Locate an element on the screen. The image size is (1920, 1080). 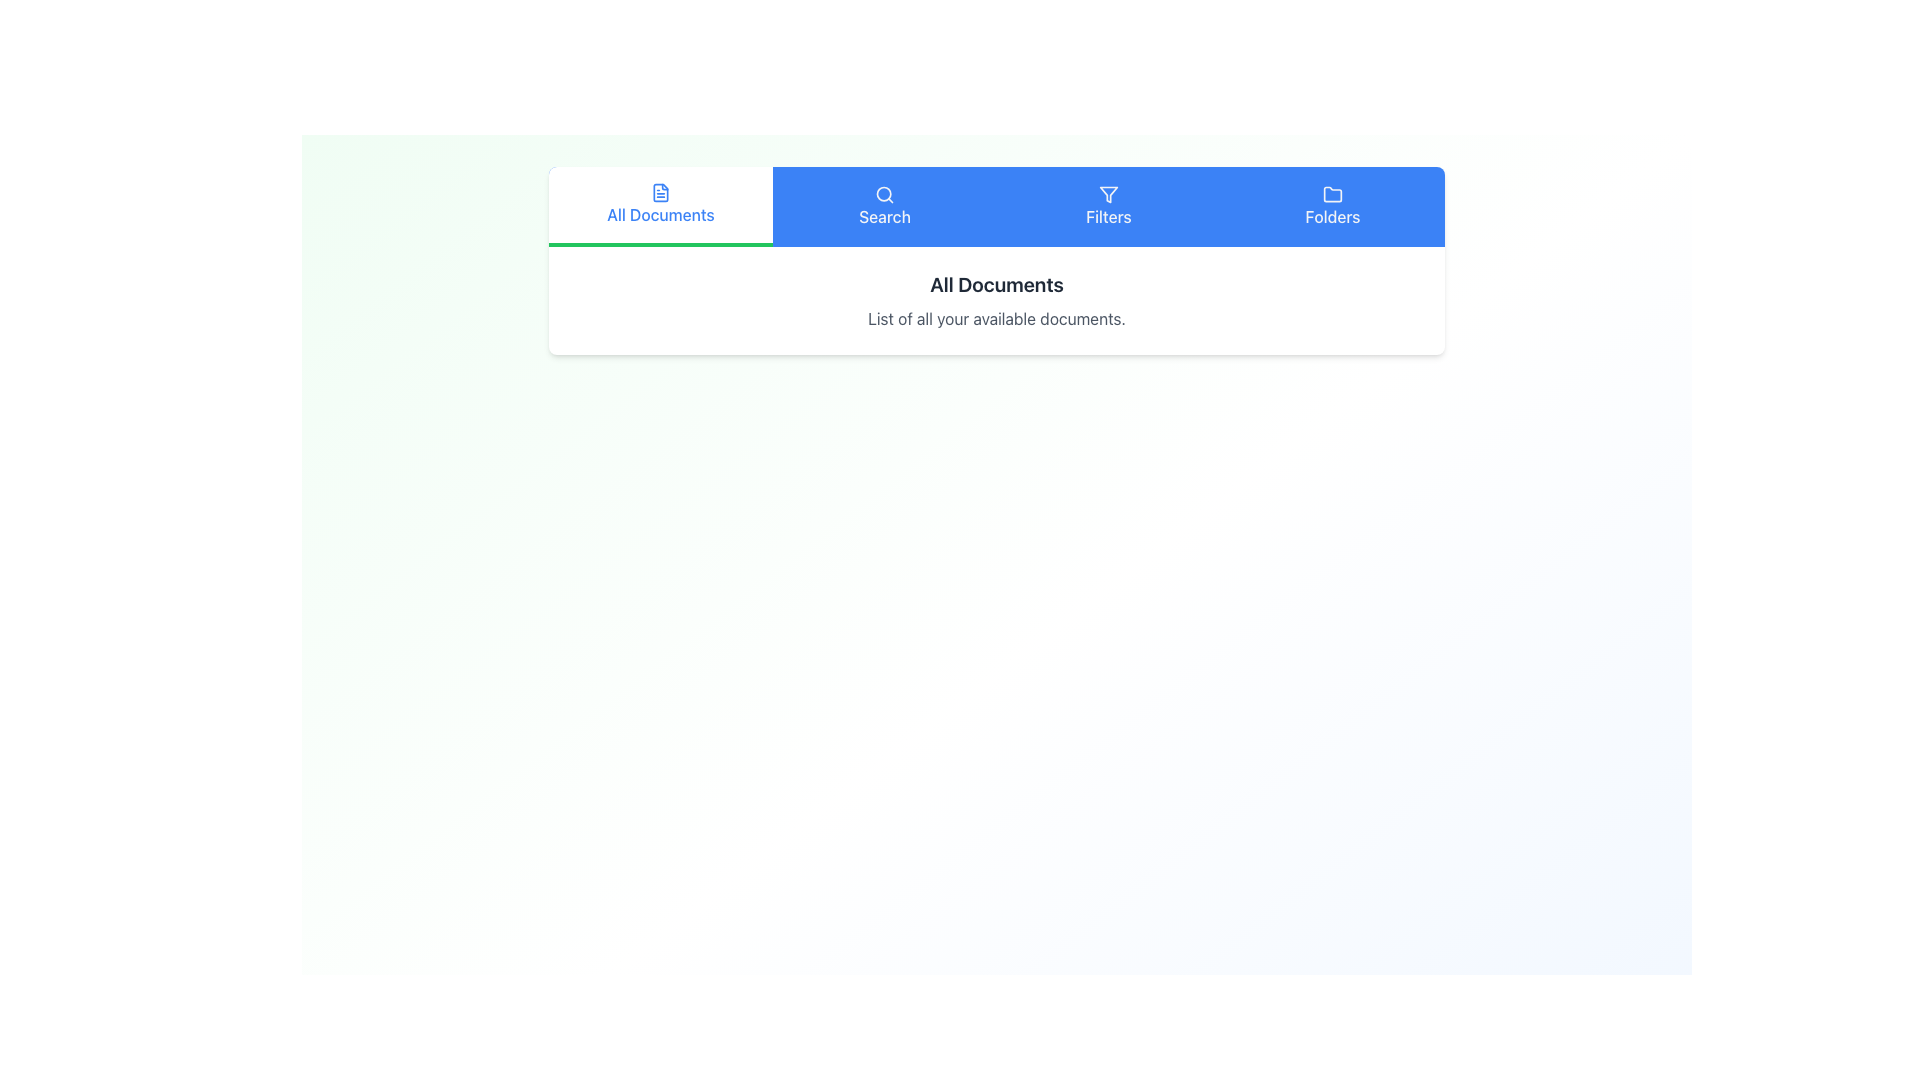
the 'All Documents' section using the icon located is located at coordinates (661, 192).